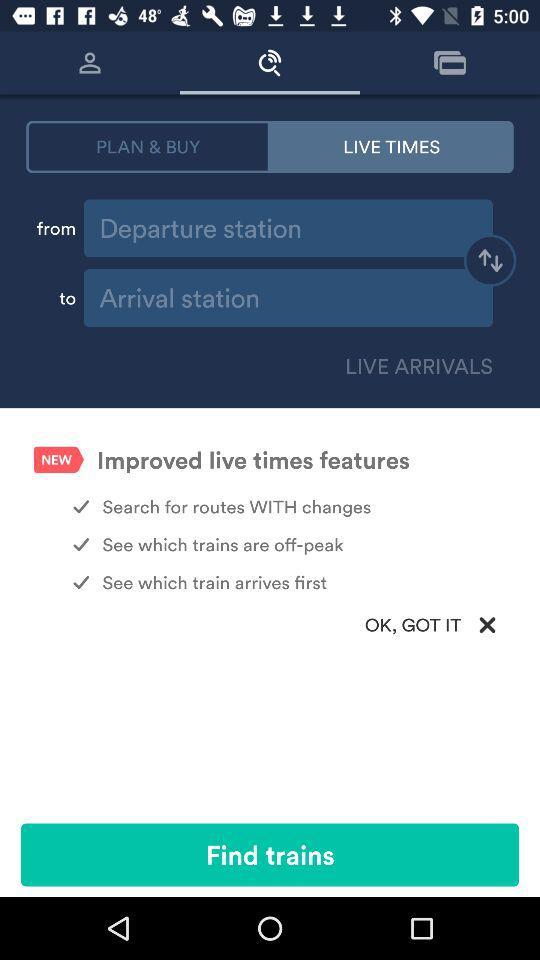 The image size is (540, 960). What do you see at coordinates (287, 297) in the screenshot?
I see `arrival place` at bounding box center [287, 297].